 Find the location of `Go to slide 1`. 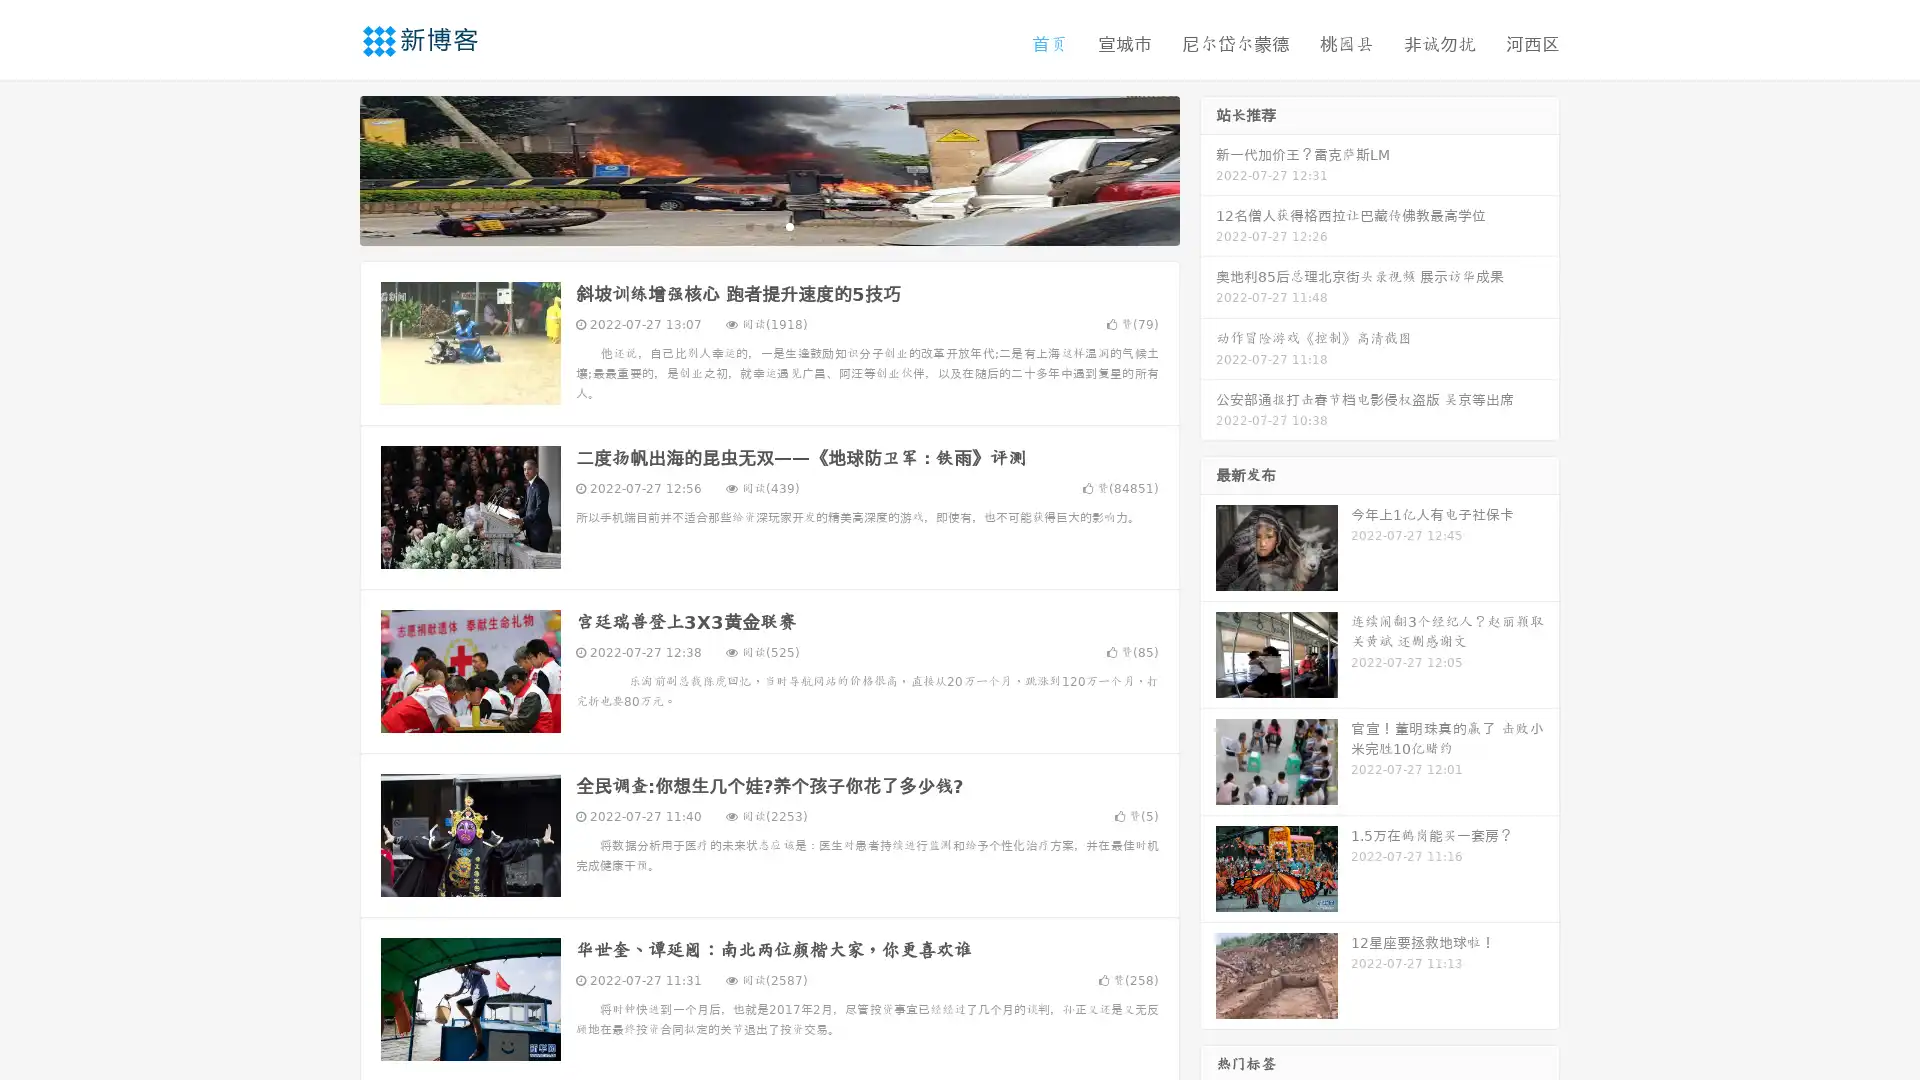

Go to slide 1 is located at coordinates (748, 225).